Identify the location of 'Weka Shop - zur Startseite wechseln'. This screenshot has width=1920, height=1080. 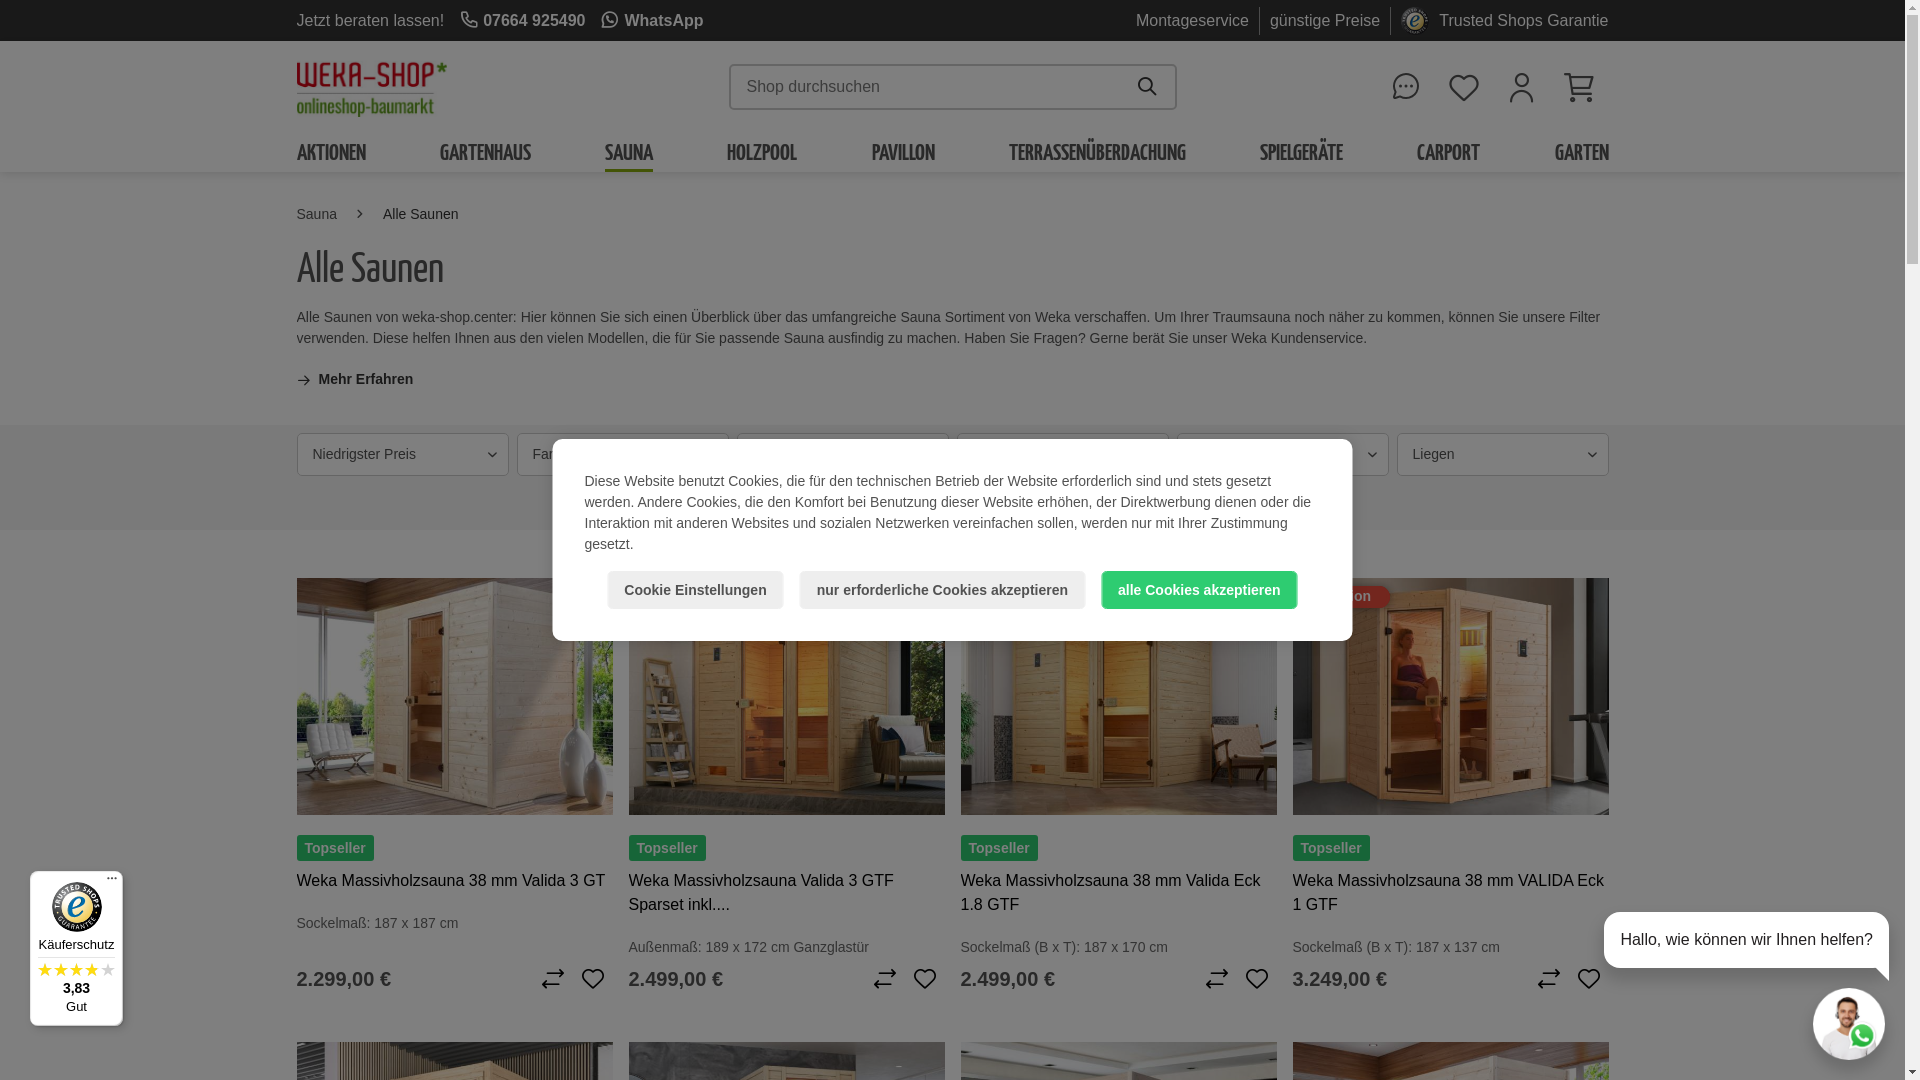
(370, 86).